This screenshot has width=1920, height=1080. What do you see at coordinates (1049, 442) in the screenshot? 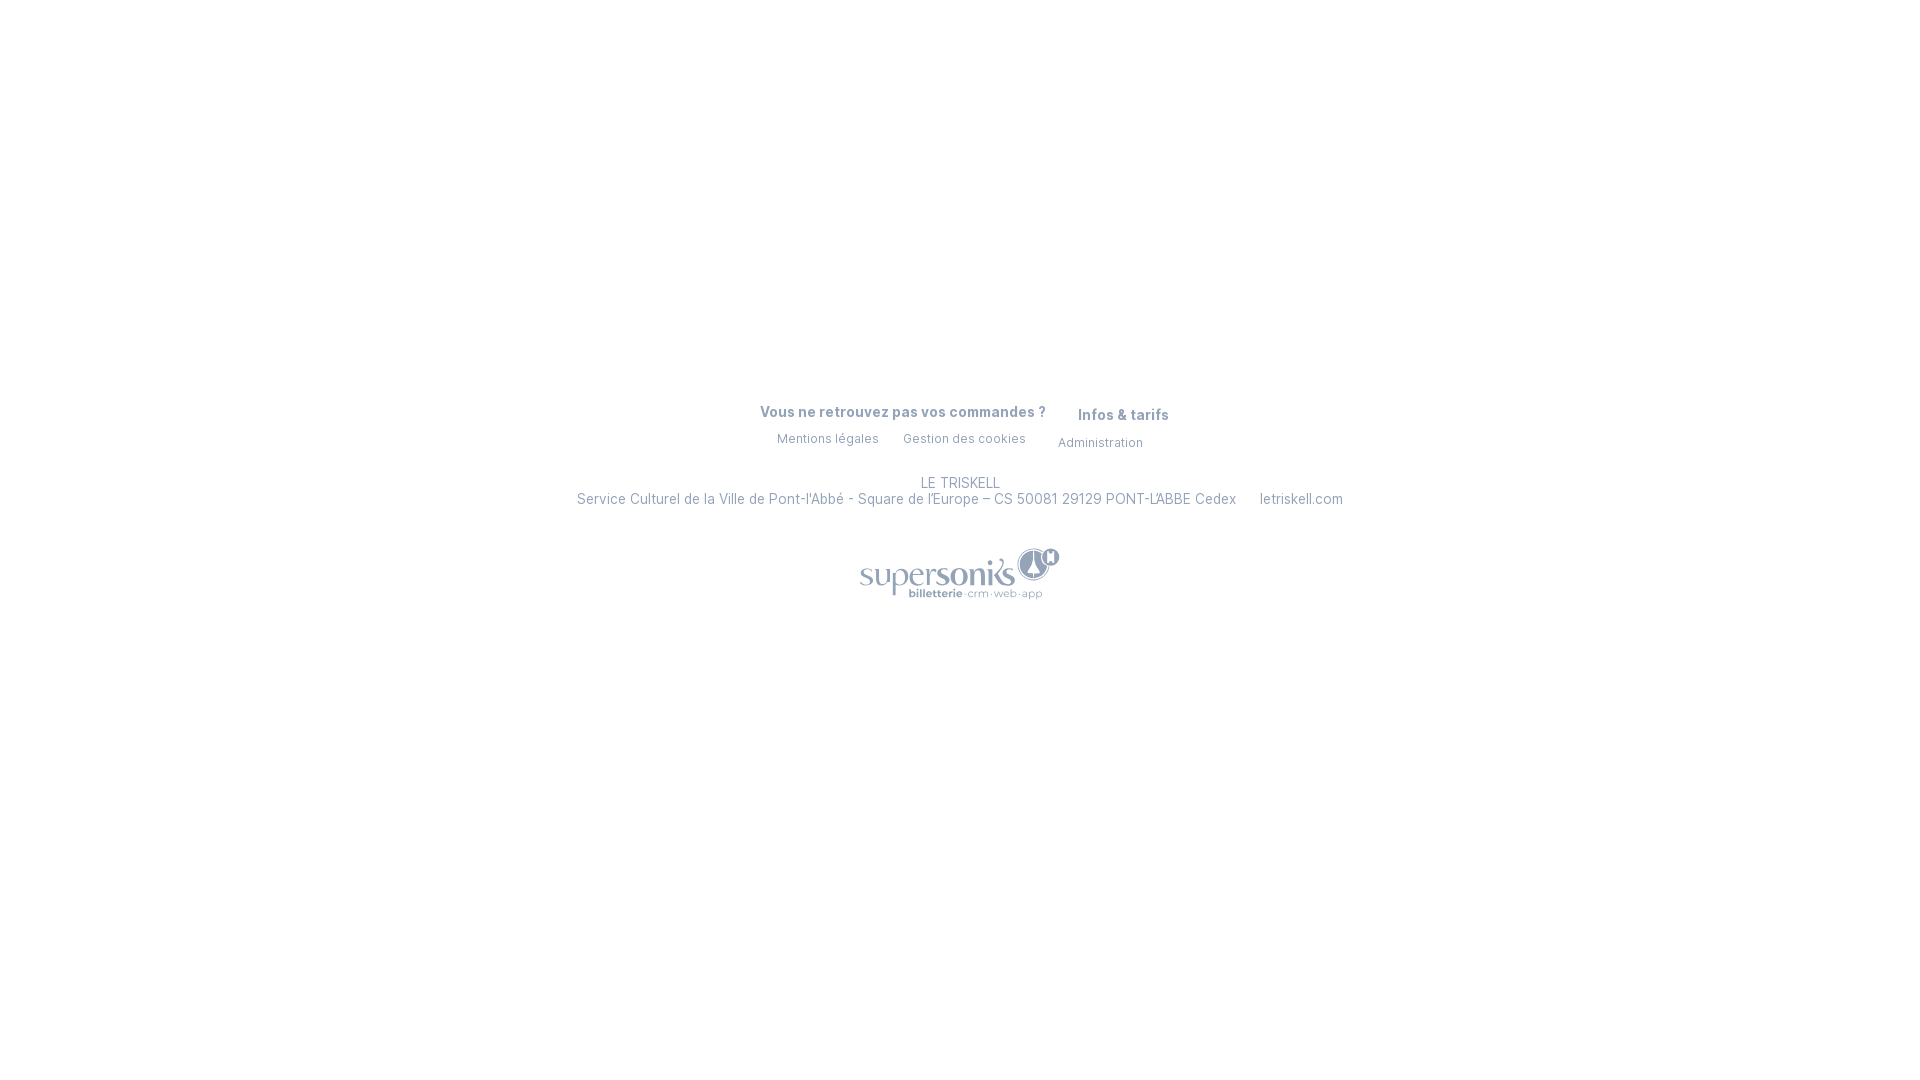
I see `'Administration'` at bounding box center [1049, 442].